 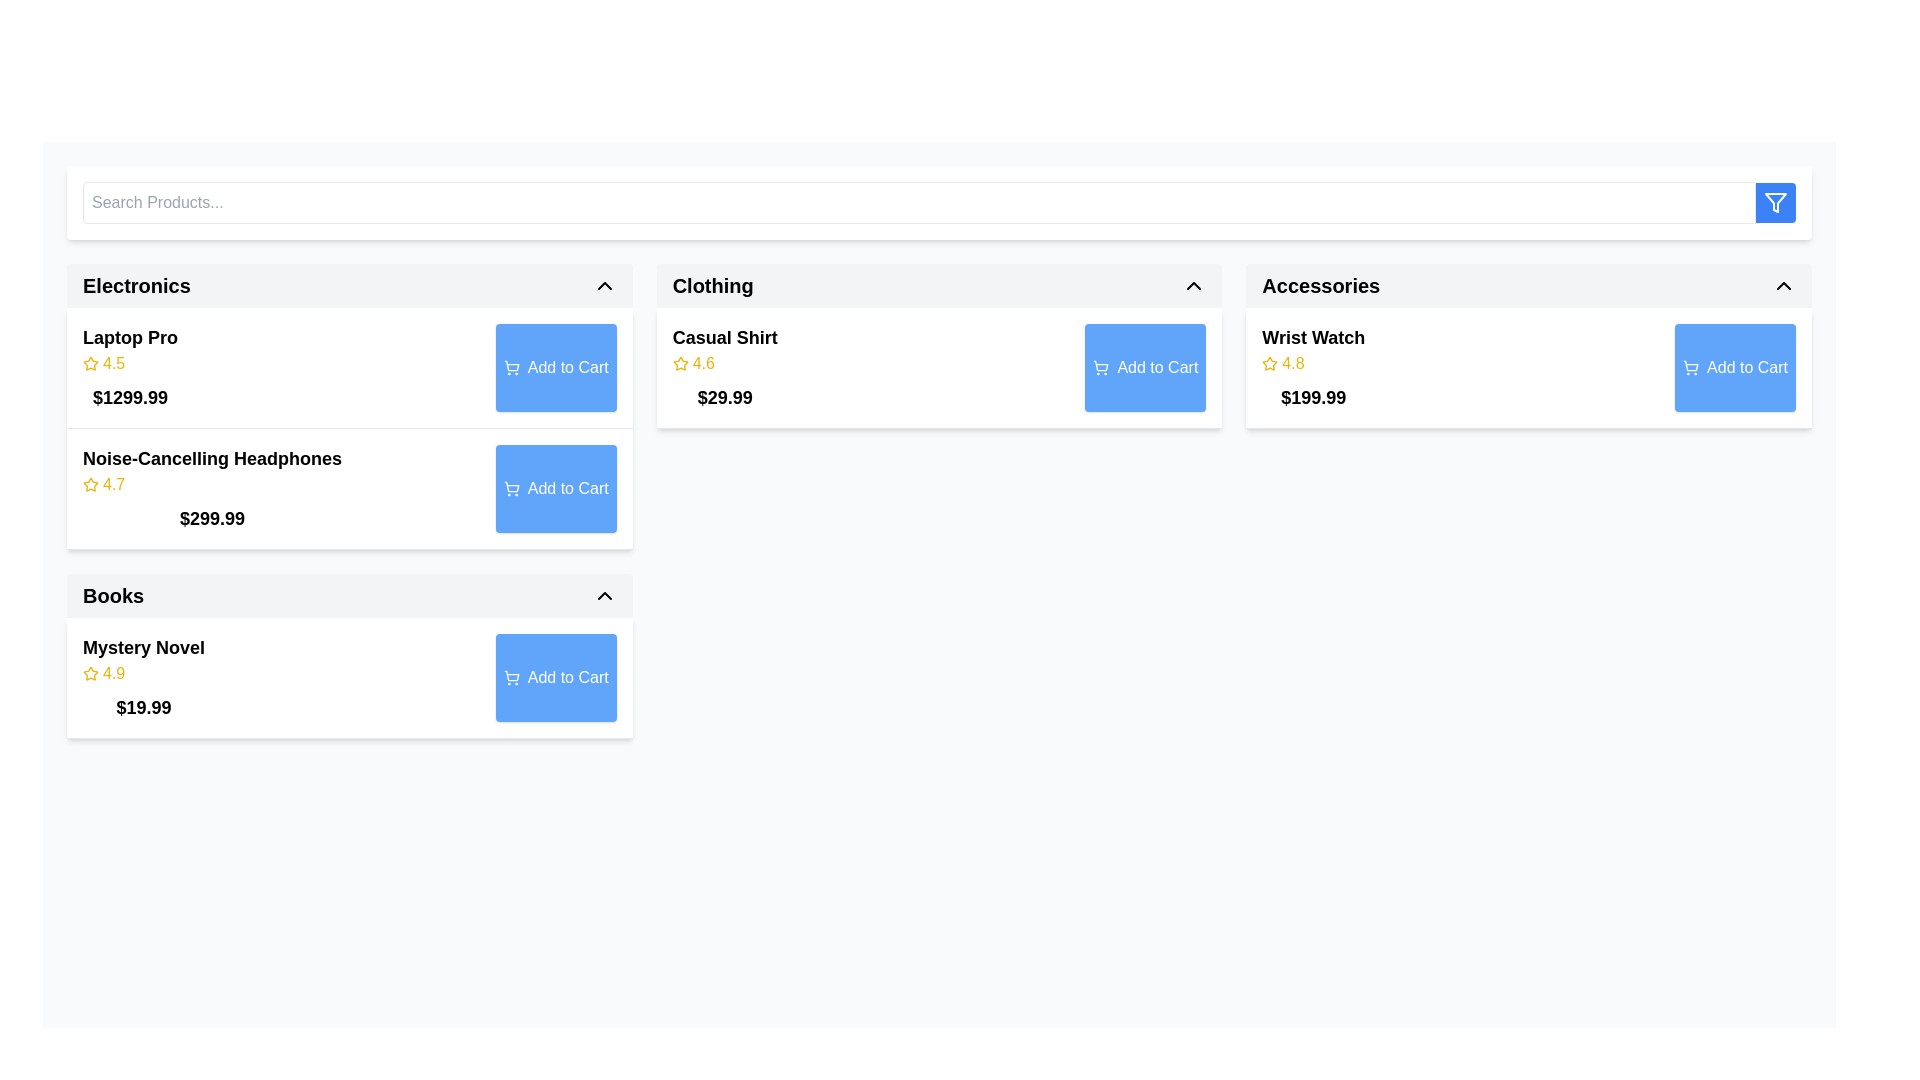 I want to click on the price text '$199.99' displayed in bold below 'Wrist Watch' and the rating '4.8' in the 'Accessories' section, so click(x=1313, y=397).